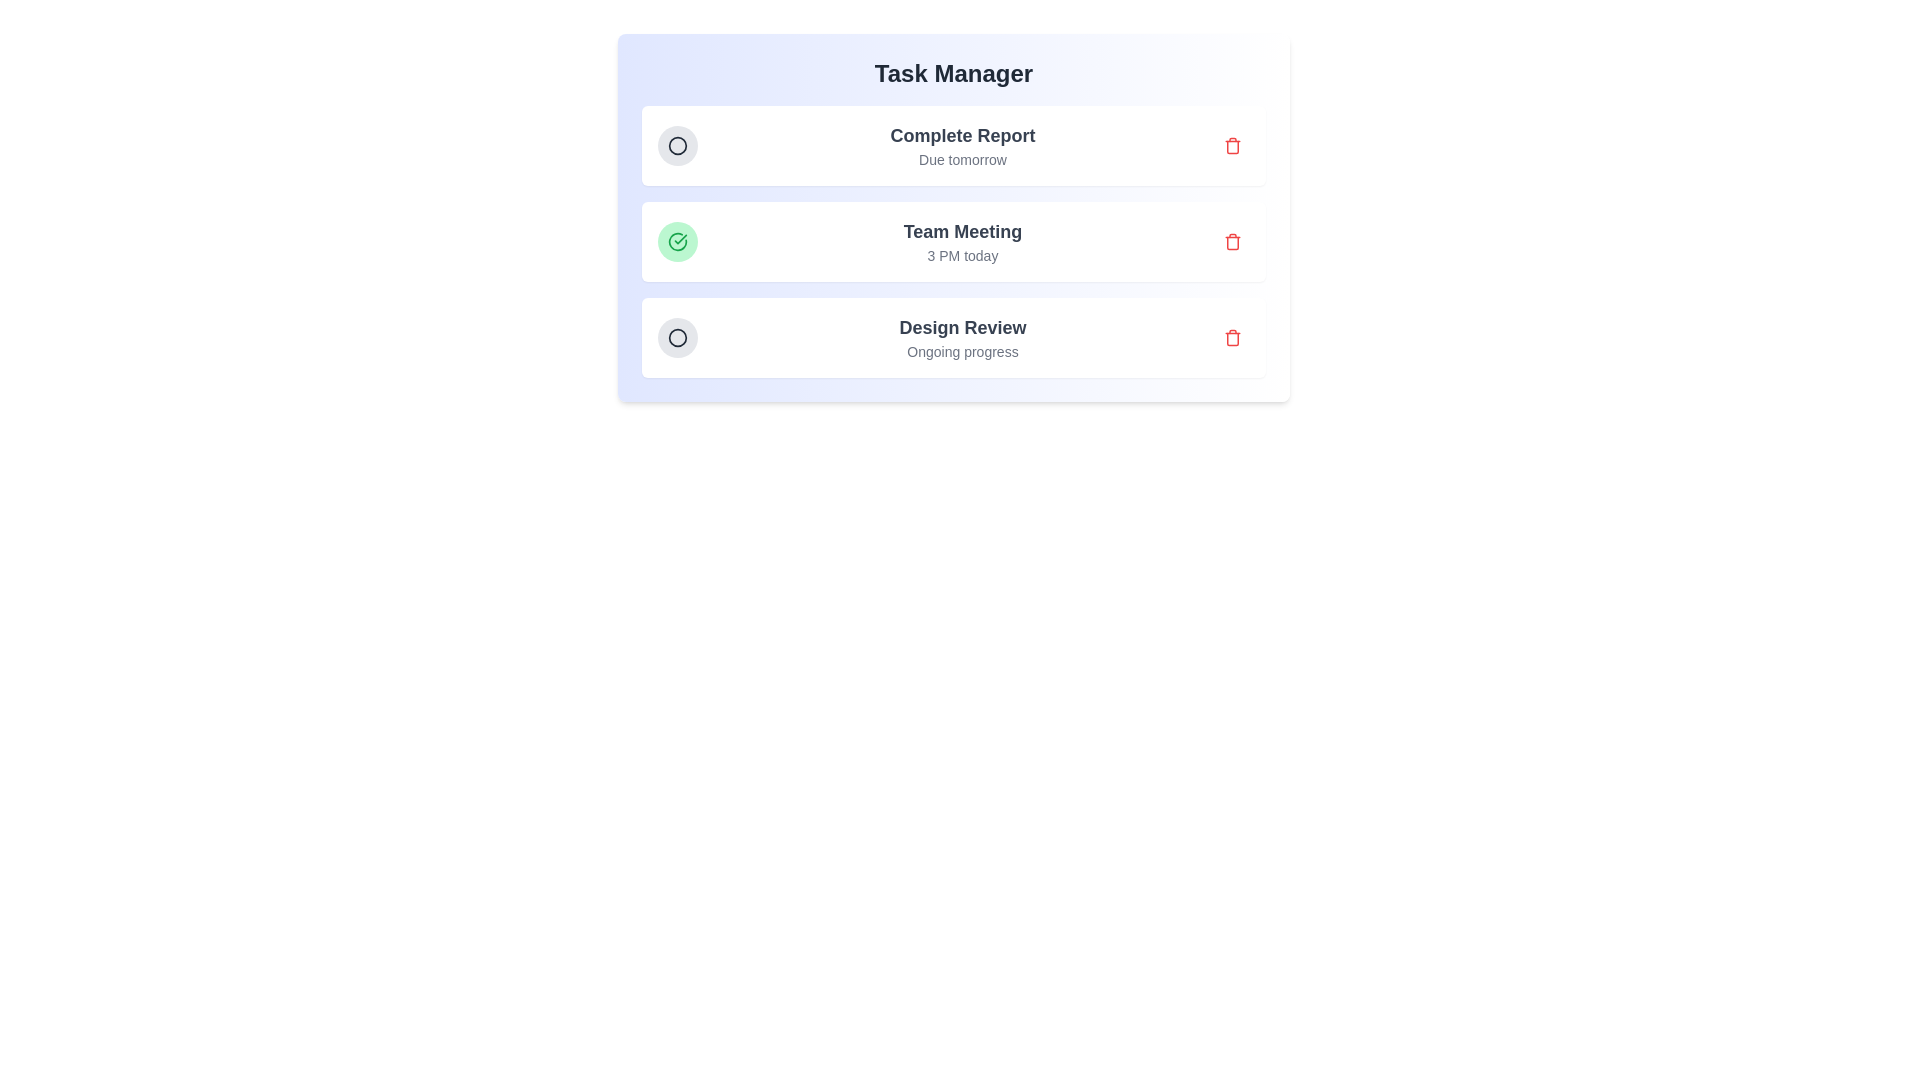  Describe the element at coordinates (677, 145) in the screenshot. I see `the button located at the top-left of the task card for 'Complete Report' to mark the task as active or complete` at that location.